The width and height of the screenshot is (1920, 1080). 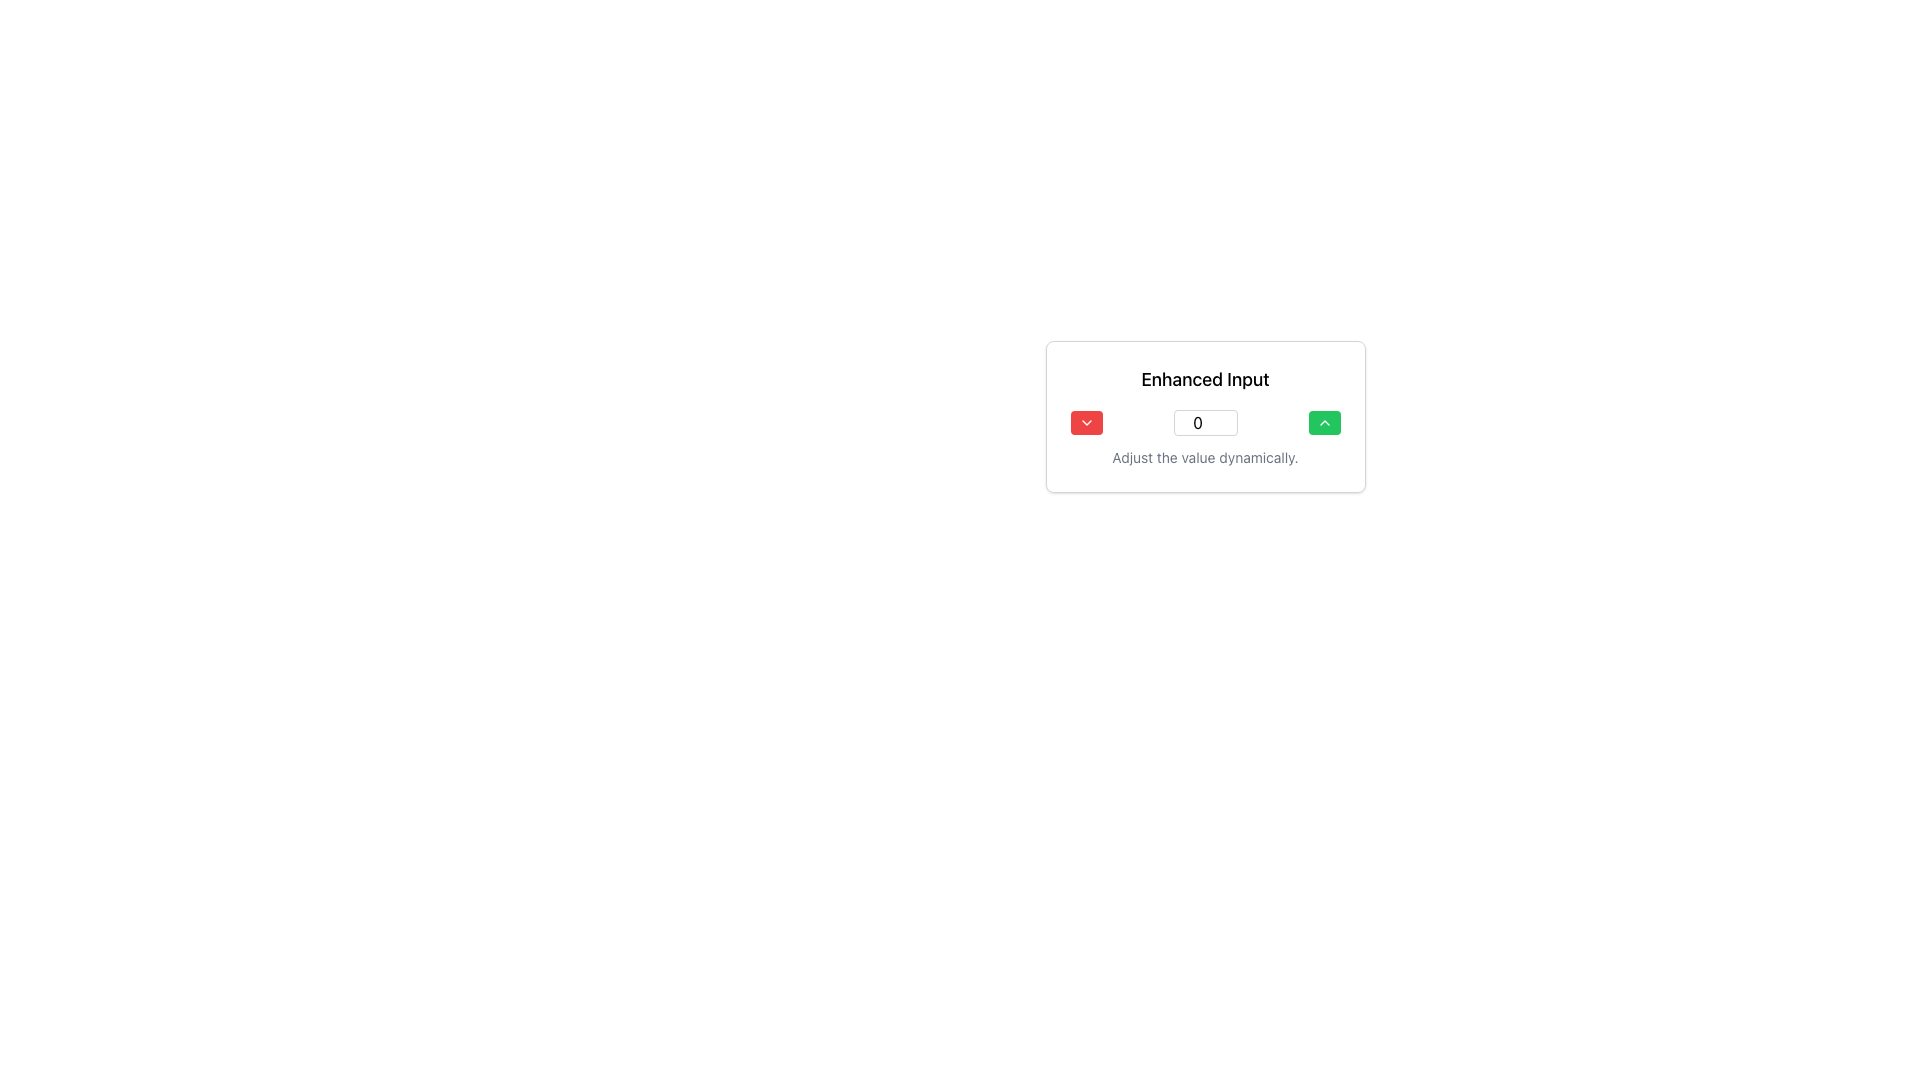 I want to click on the red rectangular button with rounded corners that contains a downward-pointing chevron icon, located on the left side of the horizontal layout, to observe visual feedback, so click(x=1085, y=422).